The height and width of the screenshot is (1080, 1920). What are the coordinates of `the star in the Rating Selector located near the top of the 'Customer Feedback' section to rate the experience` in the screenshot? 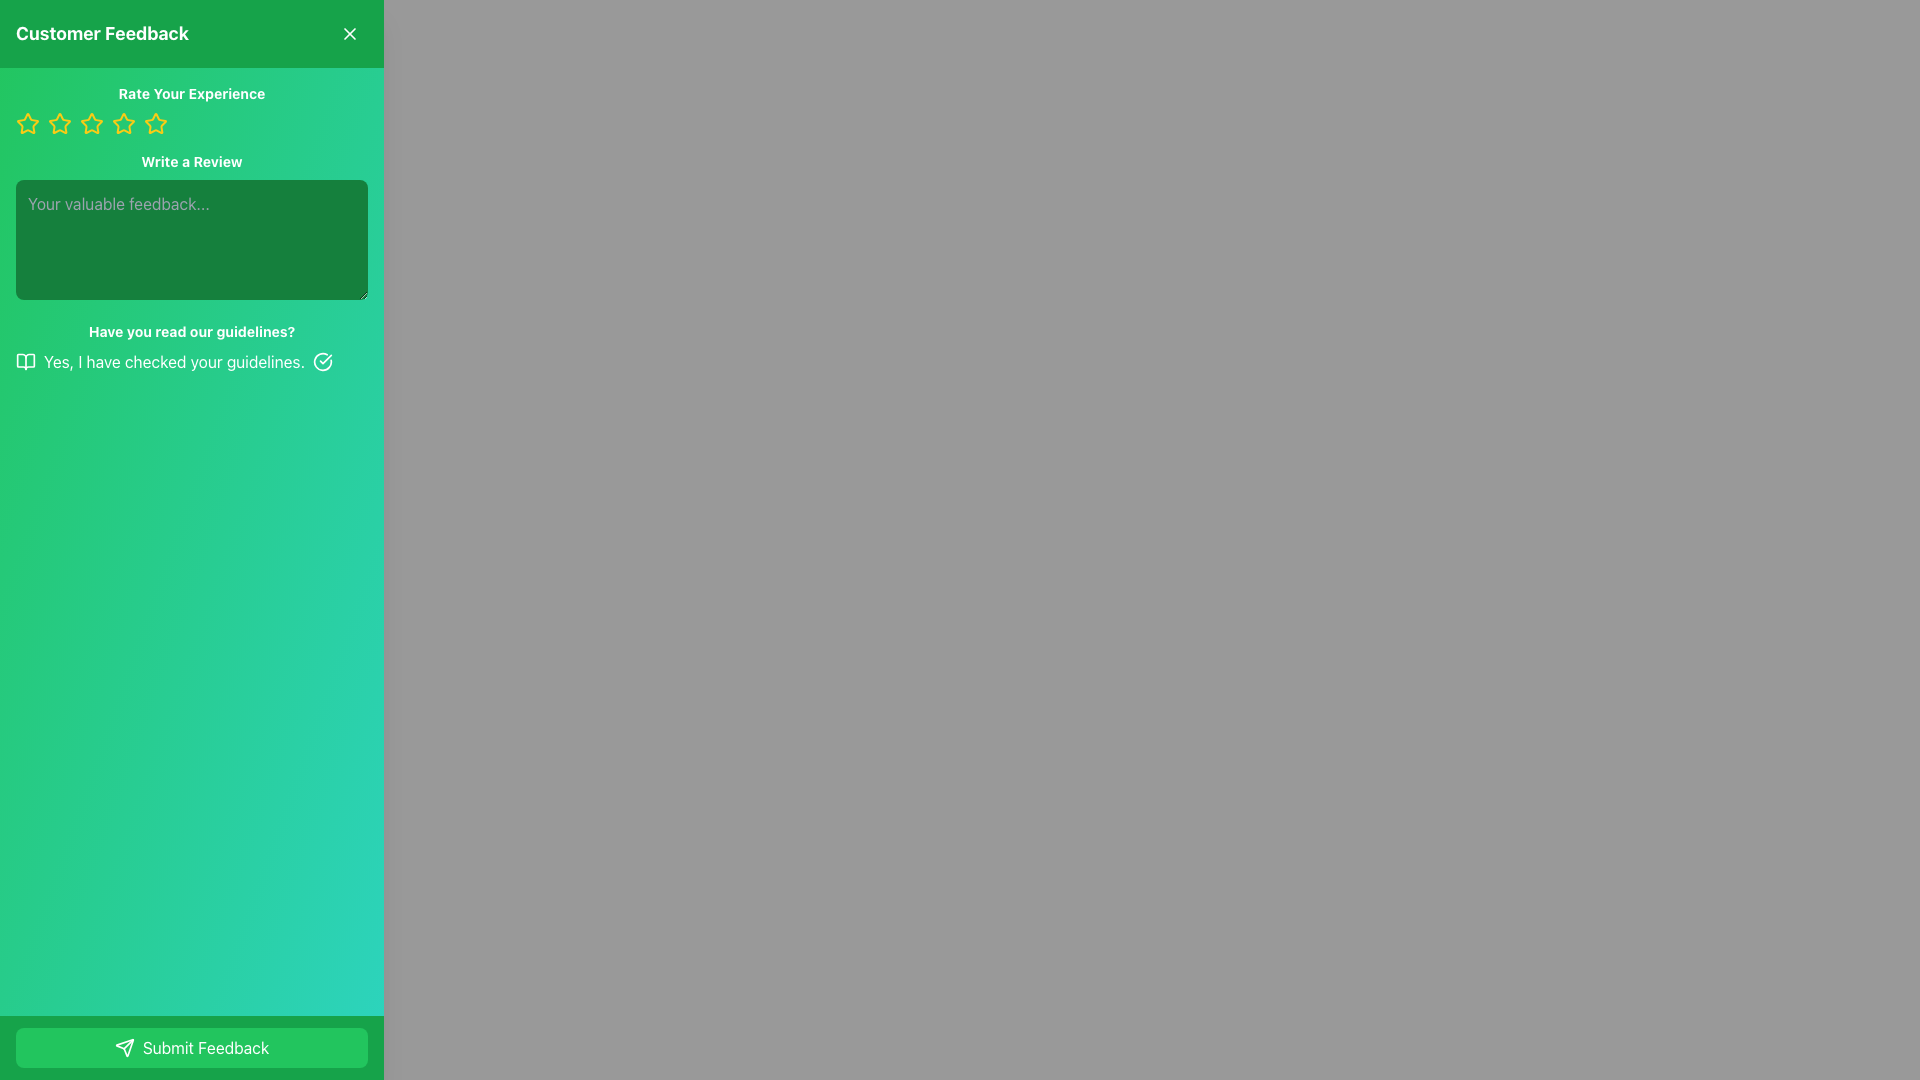 It's located at (192, 110).